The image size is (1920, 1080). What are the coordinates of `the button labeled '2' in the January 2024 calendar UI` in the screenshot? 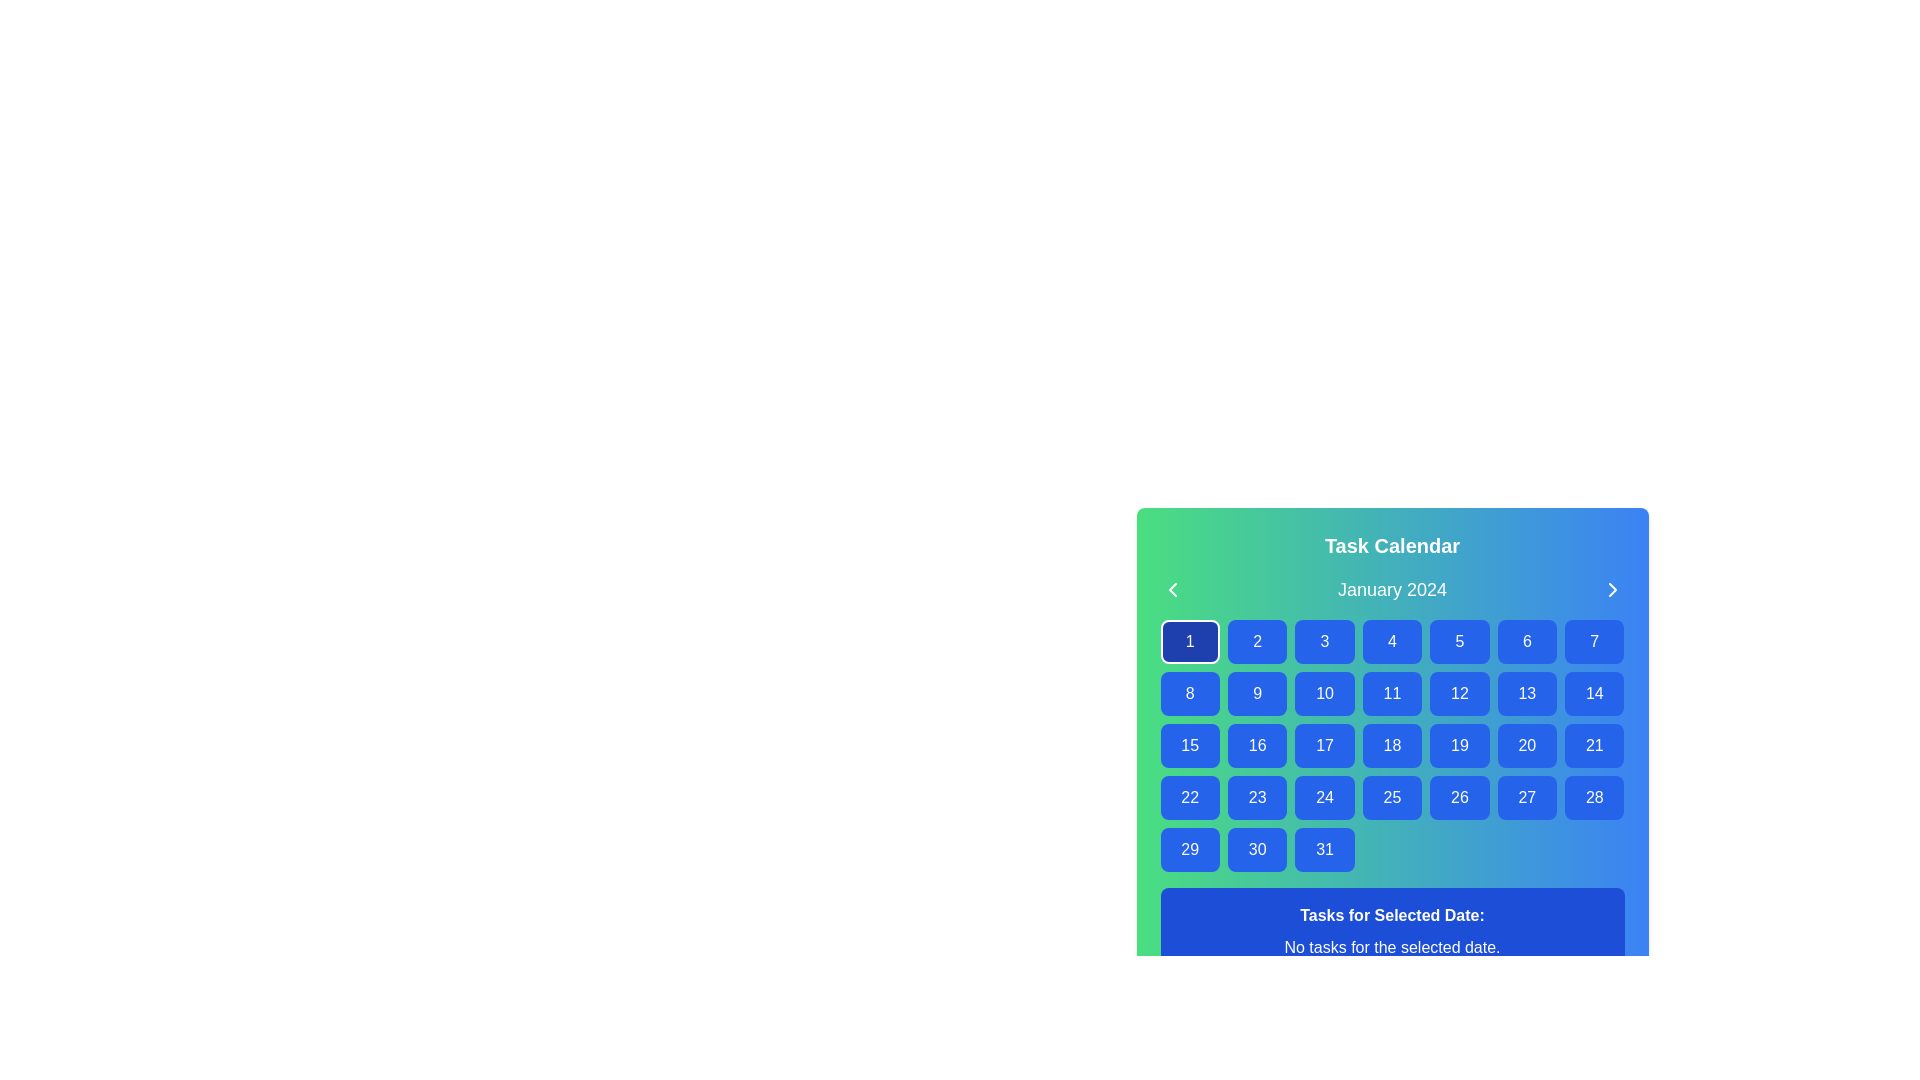 It's located at (1256, 641).